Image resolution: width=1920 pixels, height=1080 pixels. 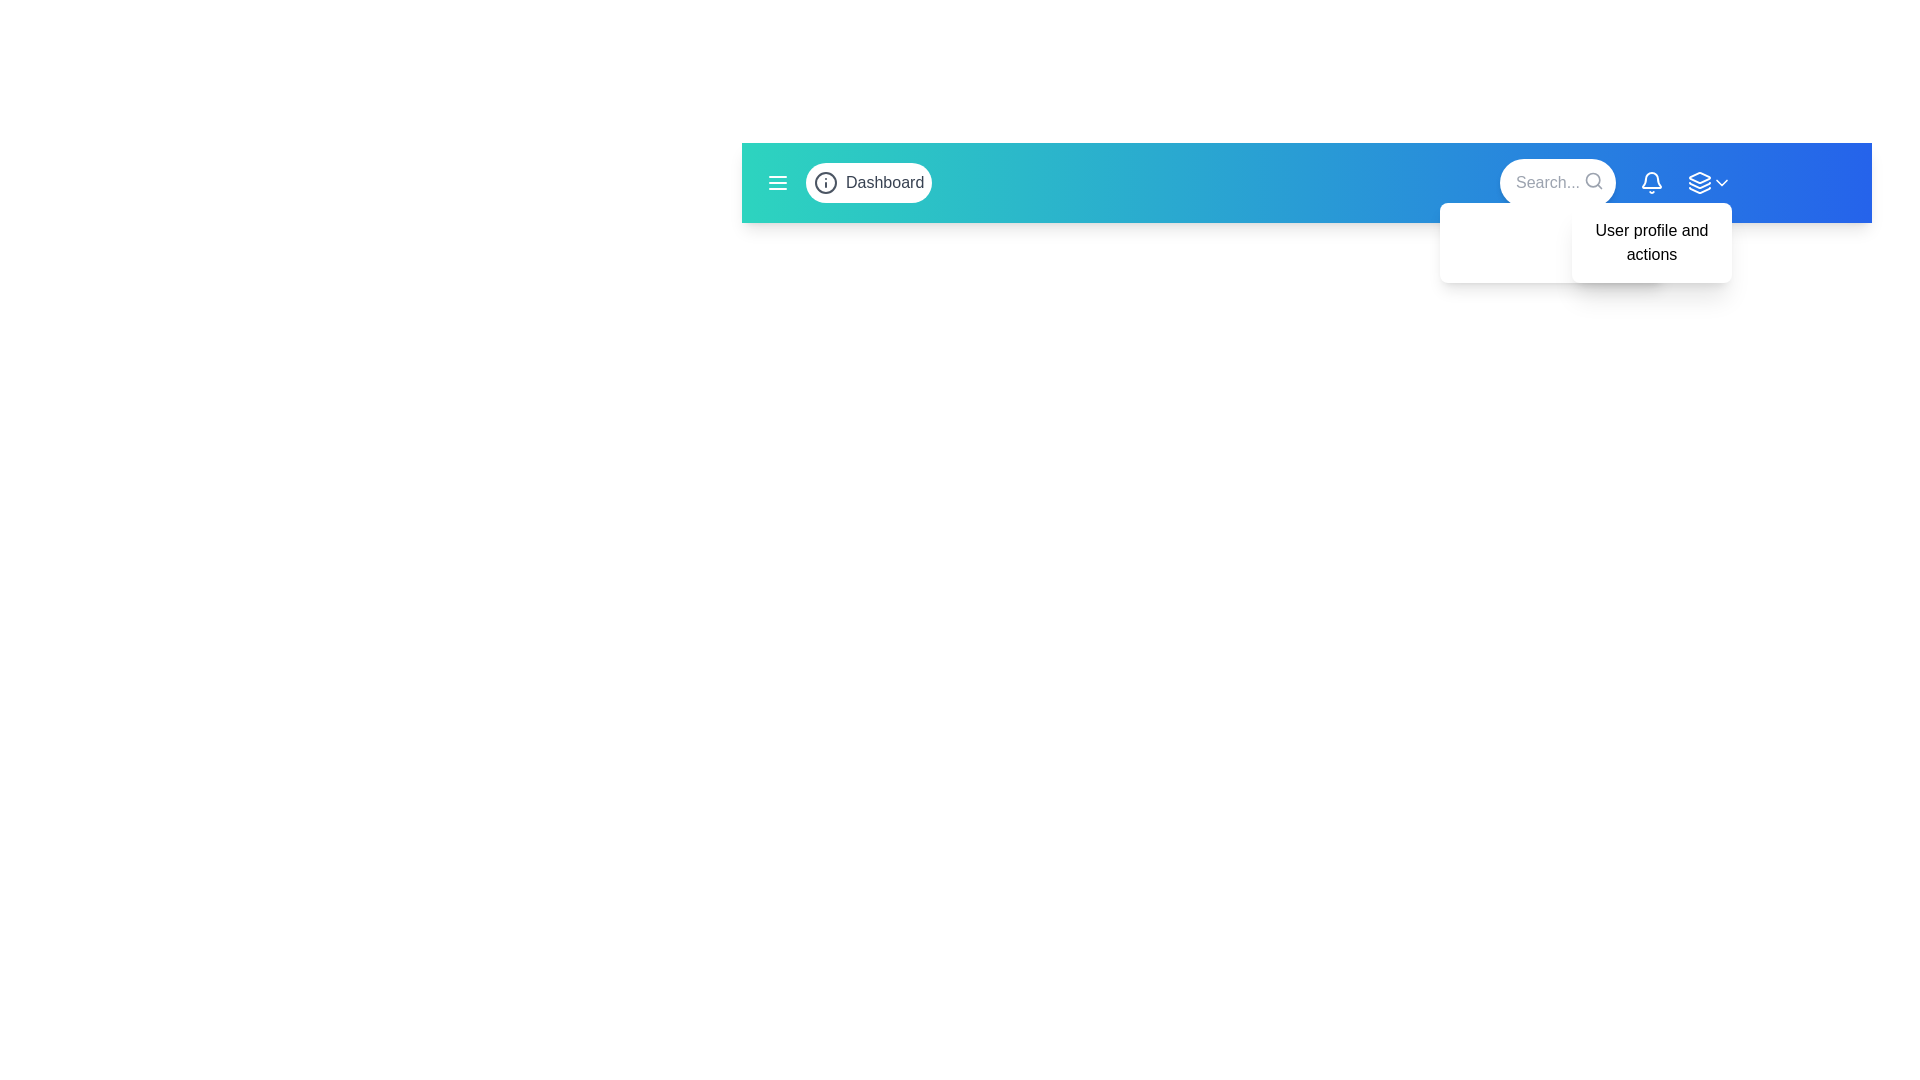 I want to click on the chevron-down icon with a blue background located in the top-right navigation bar, so click(x=1721, y=182).